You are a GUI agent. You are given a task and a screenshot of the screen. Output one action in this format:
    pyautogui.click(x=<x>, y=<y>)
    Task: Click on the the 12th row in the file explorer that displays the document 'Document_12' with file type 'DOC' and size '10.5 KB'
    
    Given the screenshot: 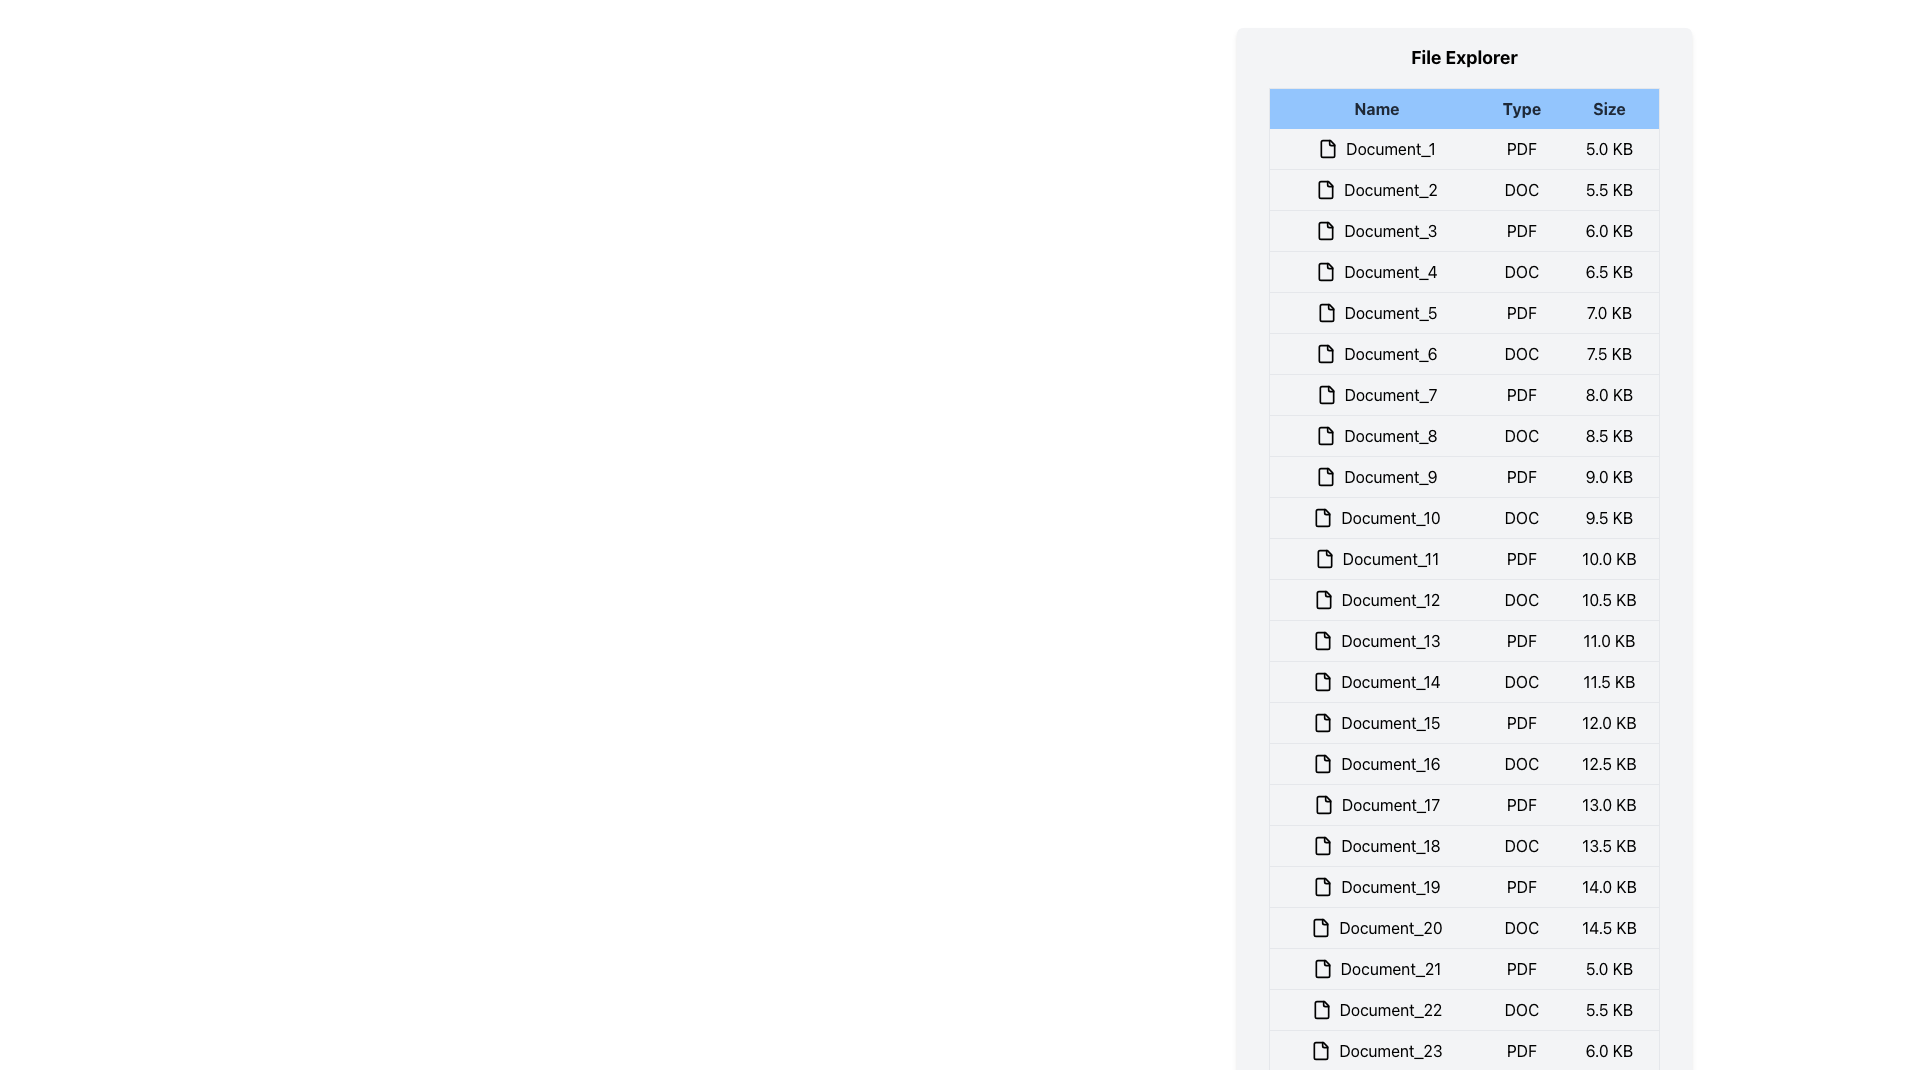 What is the action you would take?
    pyautogui.click(x=1464, y=599)
    